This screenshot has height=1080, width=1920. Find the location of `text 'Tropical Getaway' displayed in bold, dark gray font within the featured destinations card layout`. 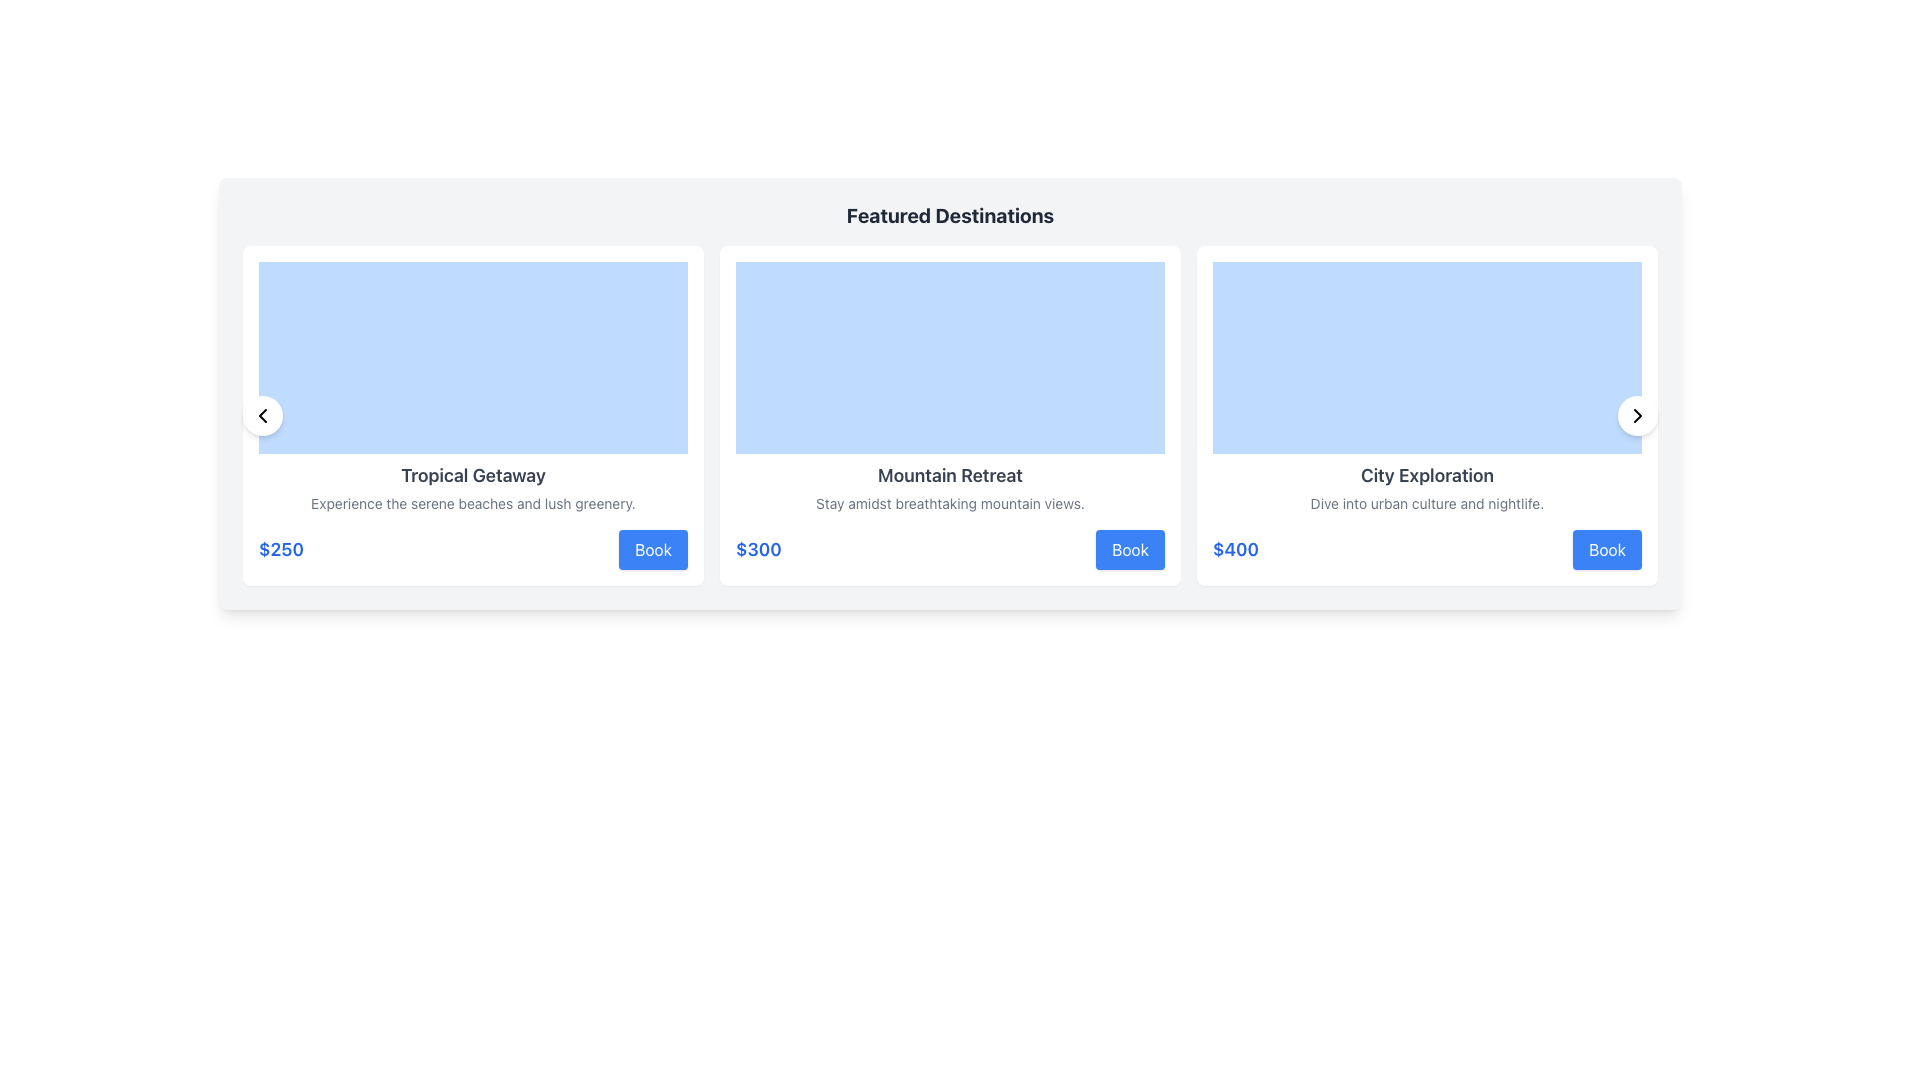

text 'Tropical Getaway' displayed in bold, dark gray font within the featured destinations card layout is located at coordinates (472, 475).